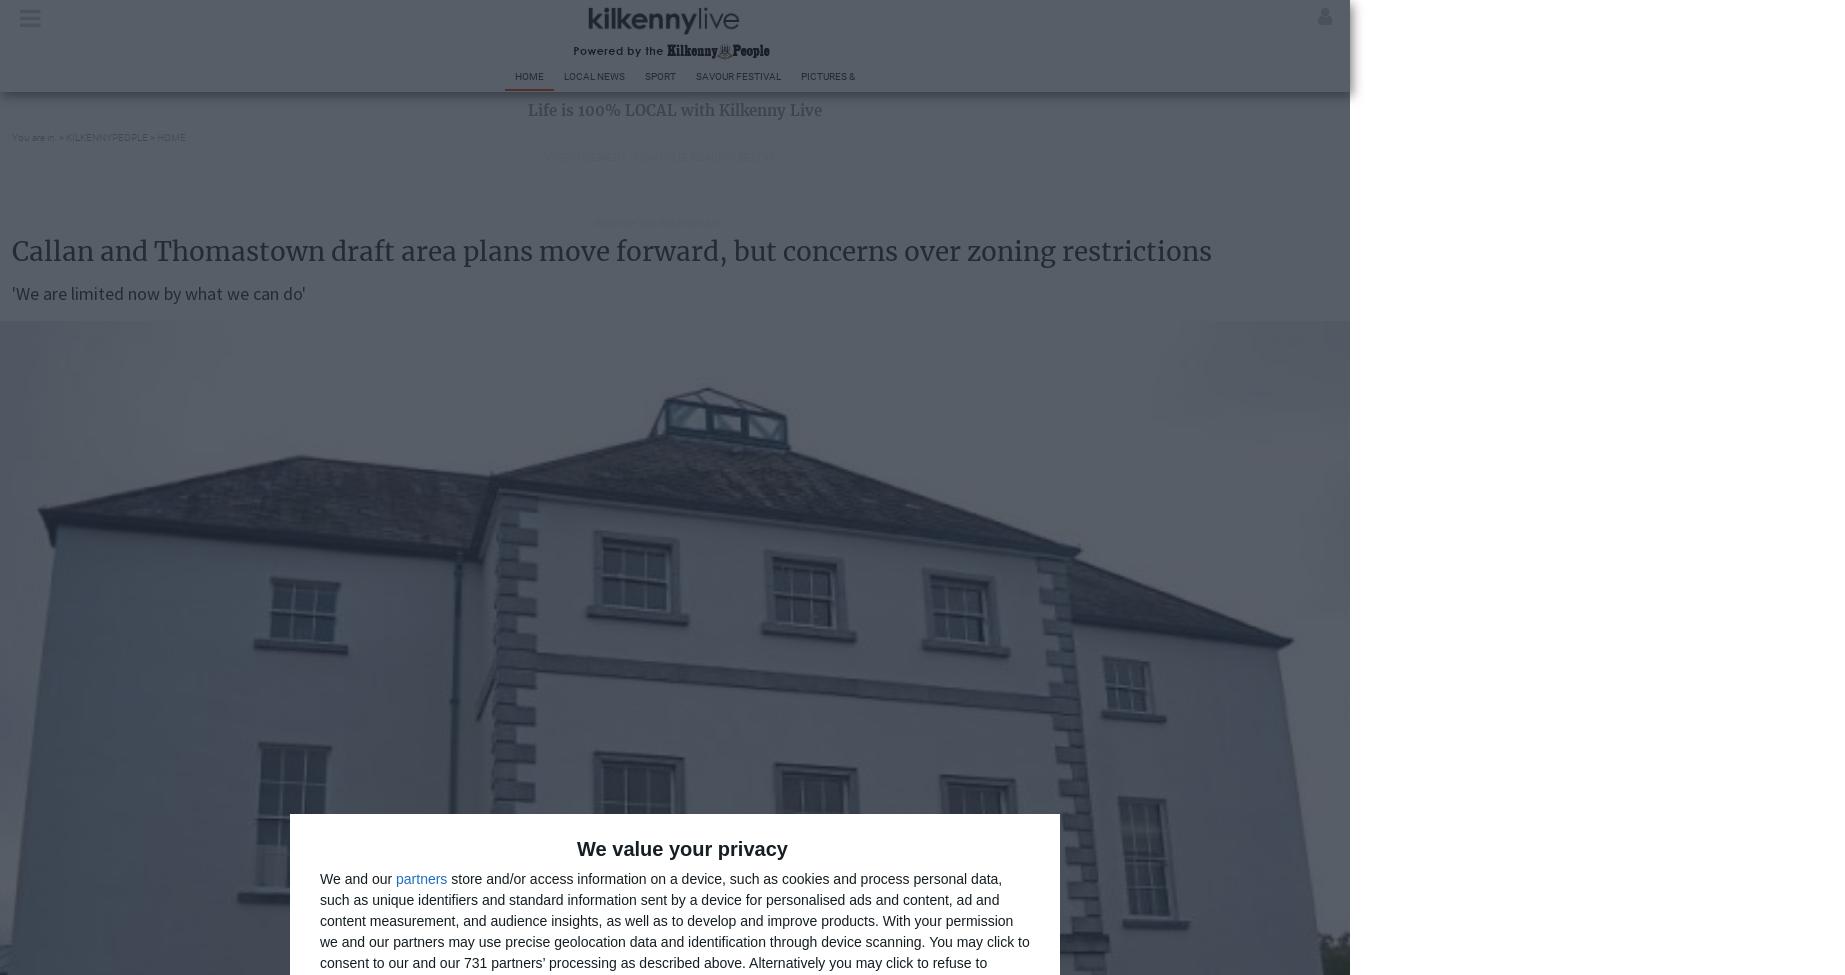 This screenshot has width=1845, height=975. What do you see at coordinates (1233, 76) in the screenshot?
I see `'EcoLive'` at bounding box center [1233, 76].